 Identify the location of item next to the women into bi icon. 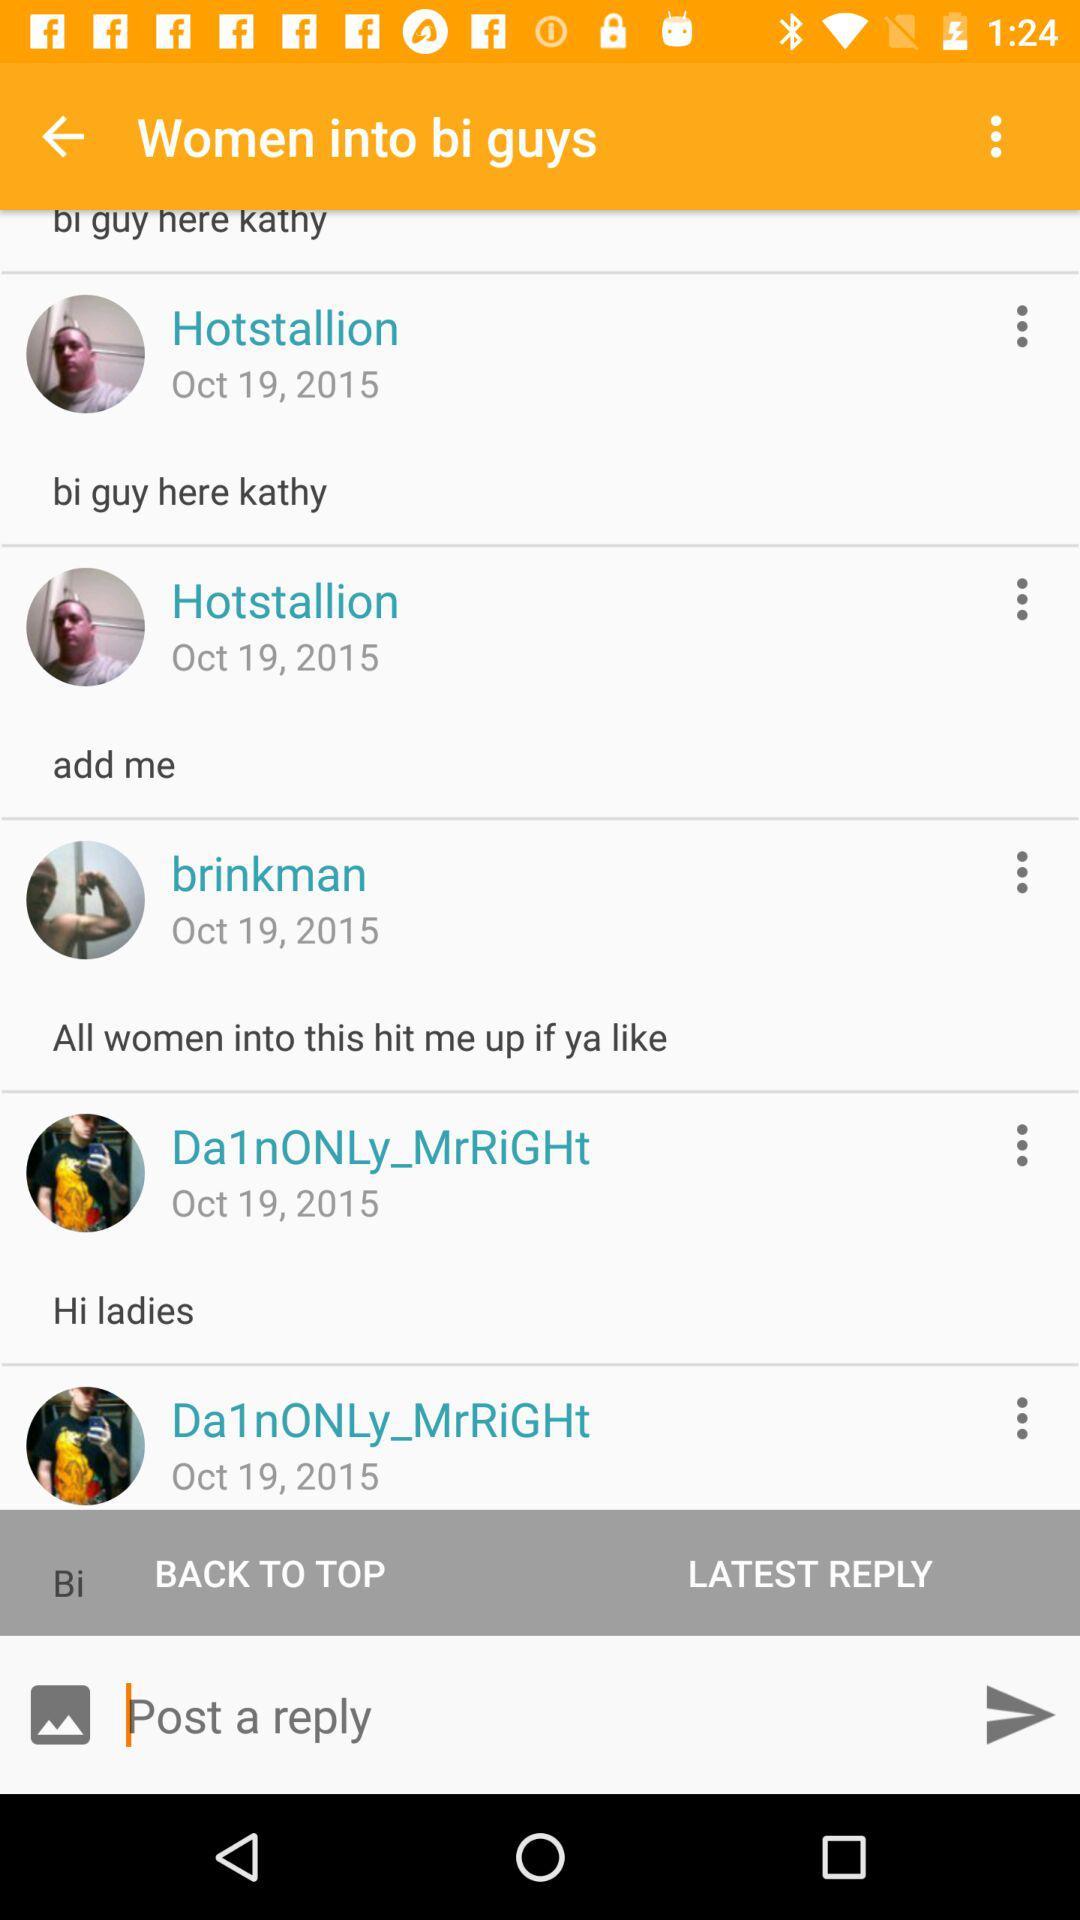
(61, 135).